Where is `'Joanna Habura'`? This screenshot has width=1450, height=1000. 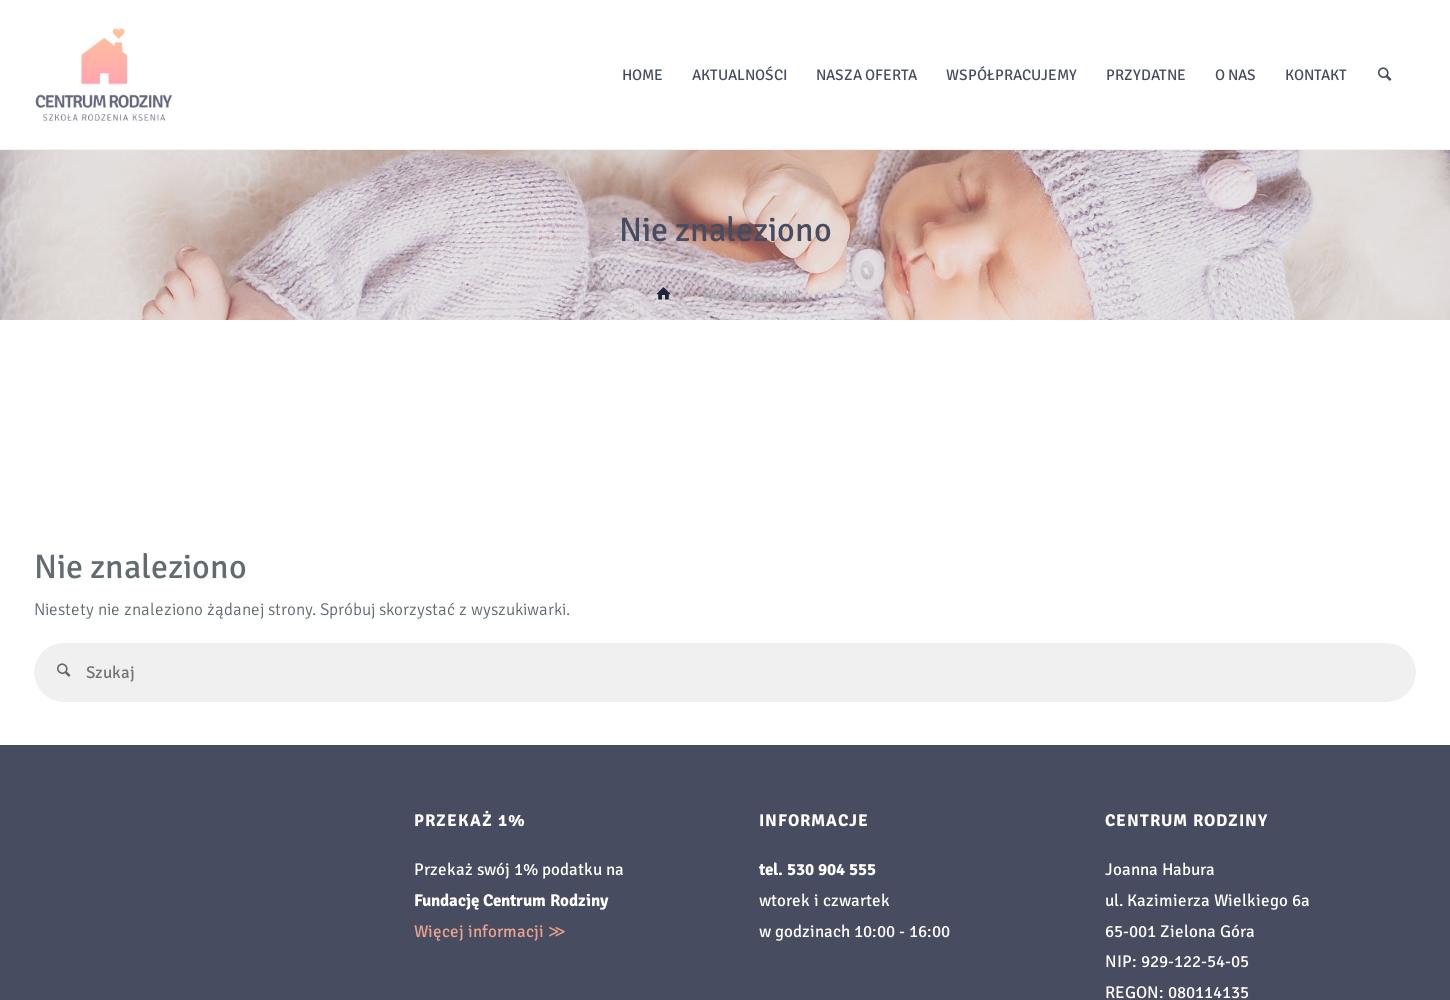
'Joanna Habura' is located at coordinates (1157, 868).